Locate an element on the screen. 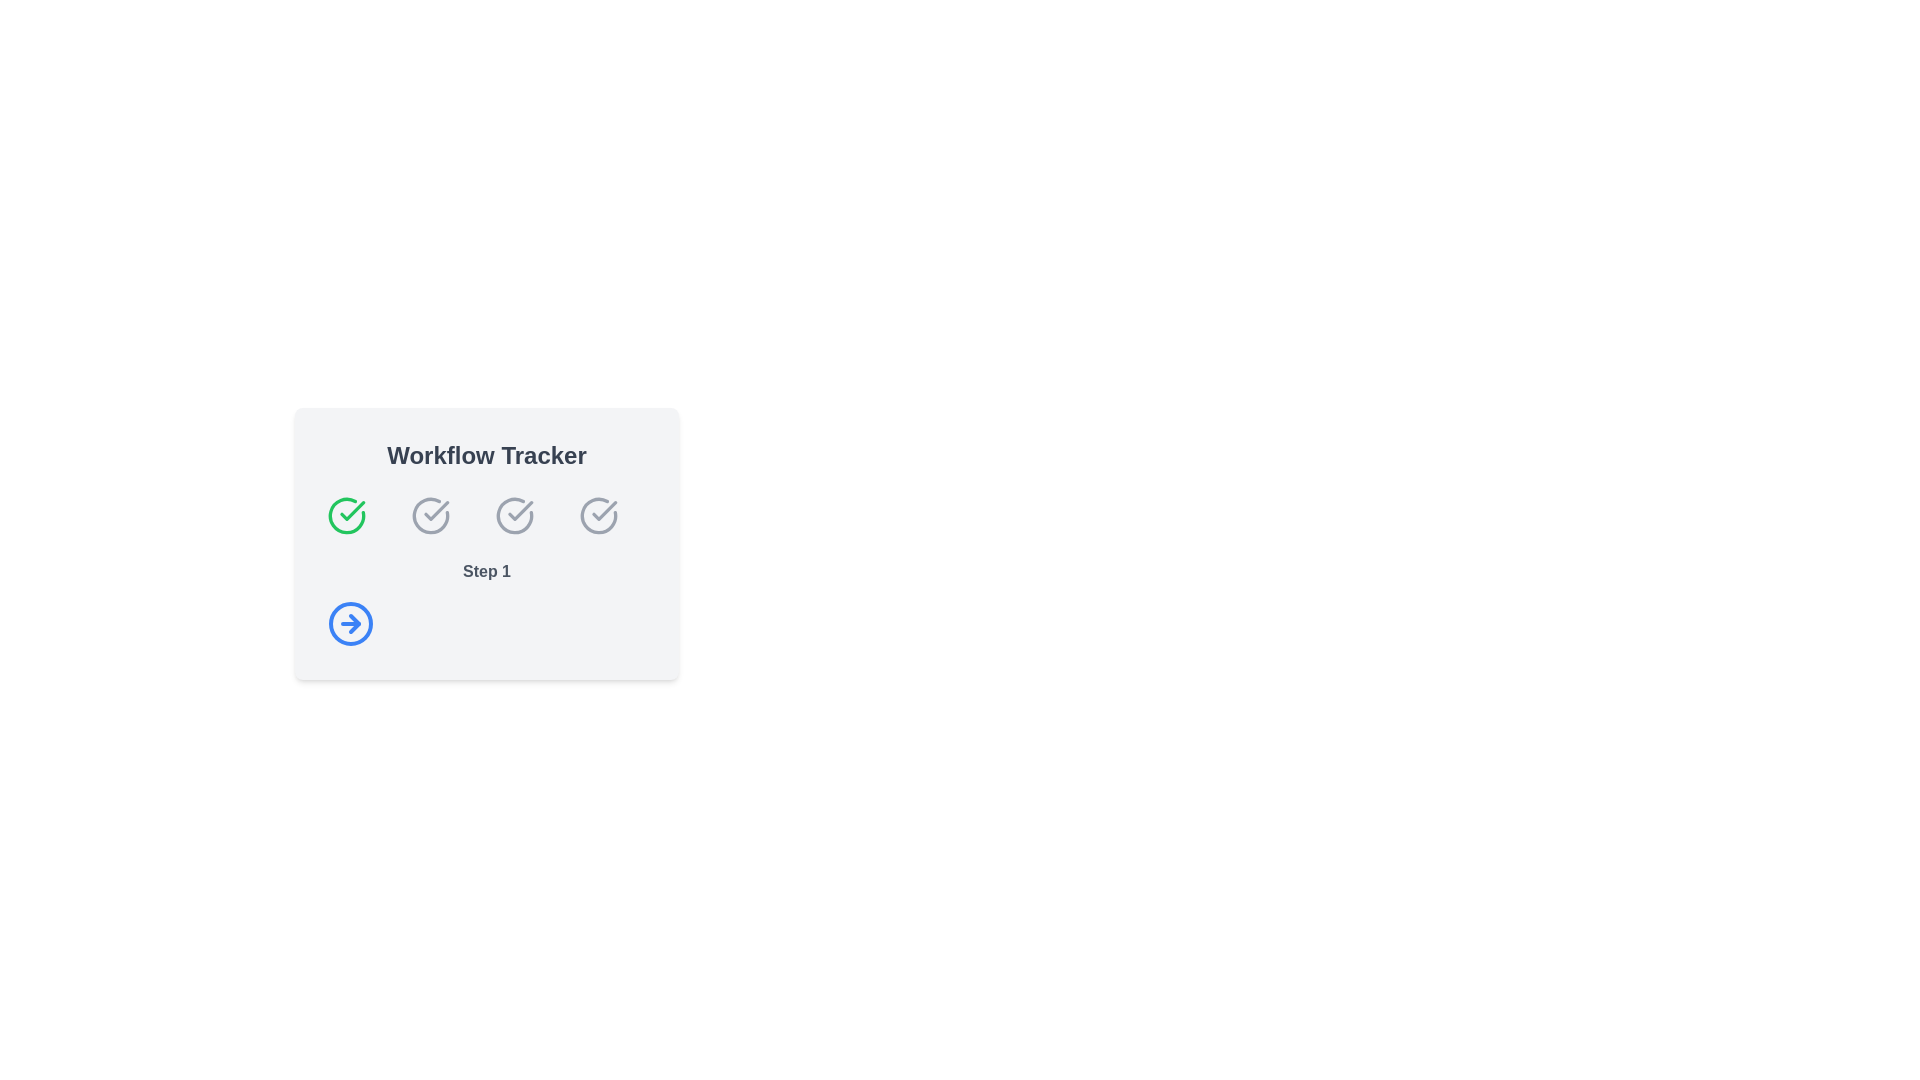 The width and height of the screenshot is (1920, 1080). the circular arrow button with a blue outer border and a right-pointing arrow in the center to activate the potential tooltip is located at coordinates (350, 623).